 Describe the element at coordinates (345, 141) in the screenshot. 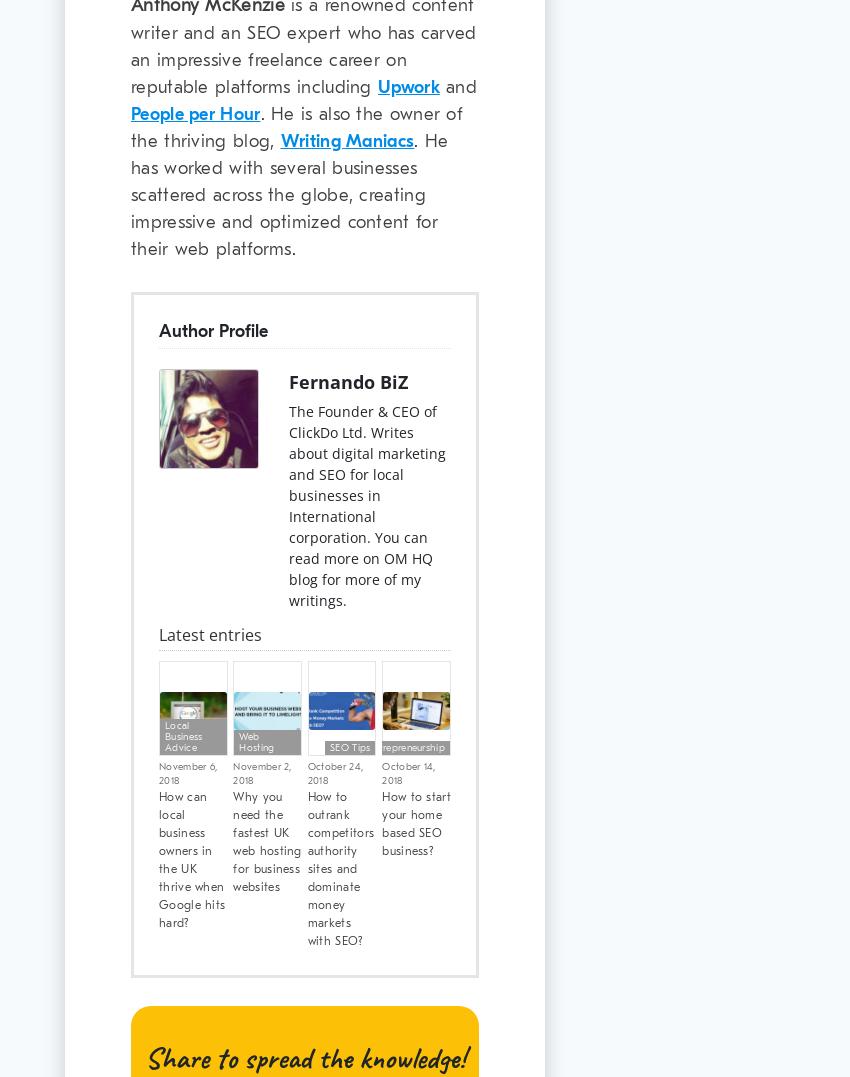

I see `'Writing Maniacs'` at that location.